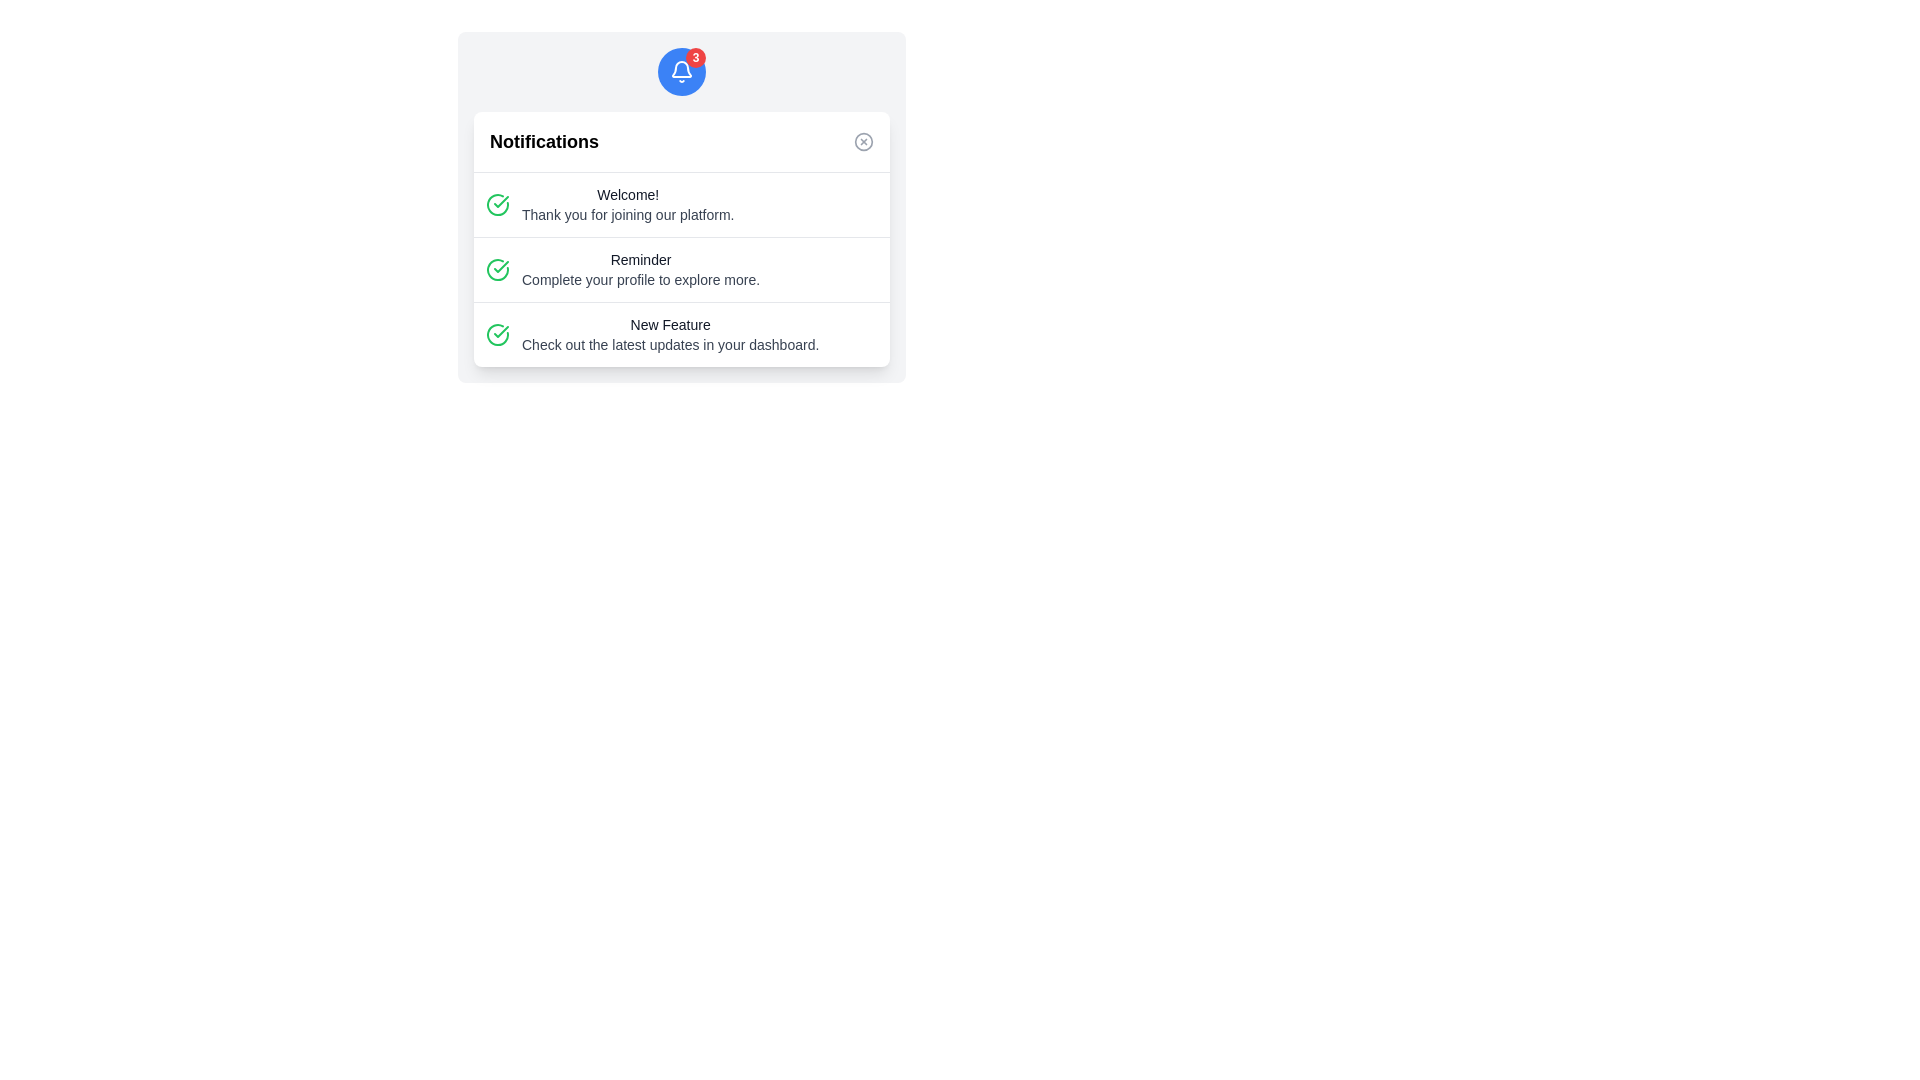  I want to click on the notification bell icon that has a badge showing '3' in the top-right corner, to open or toggle the notification panel, so click(681, 71).